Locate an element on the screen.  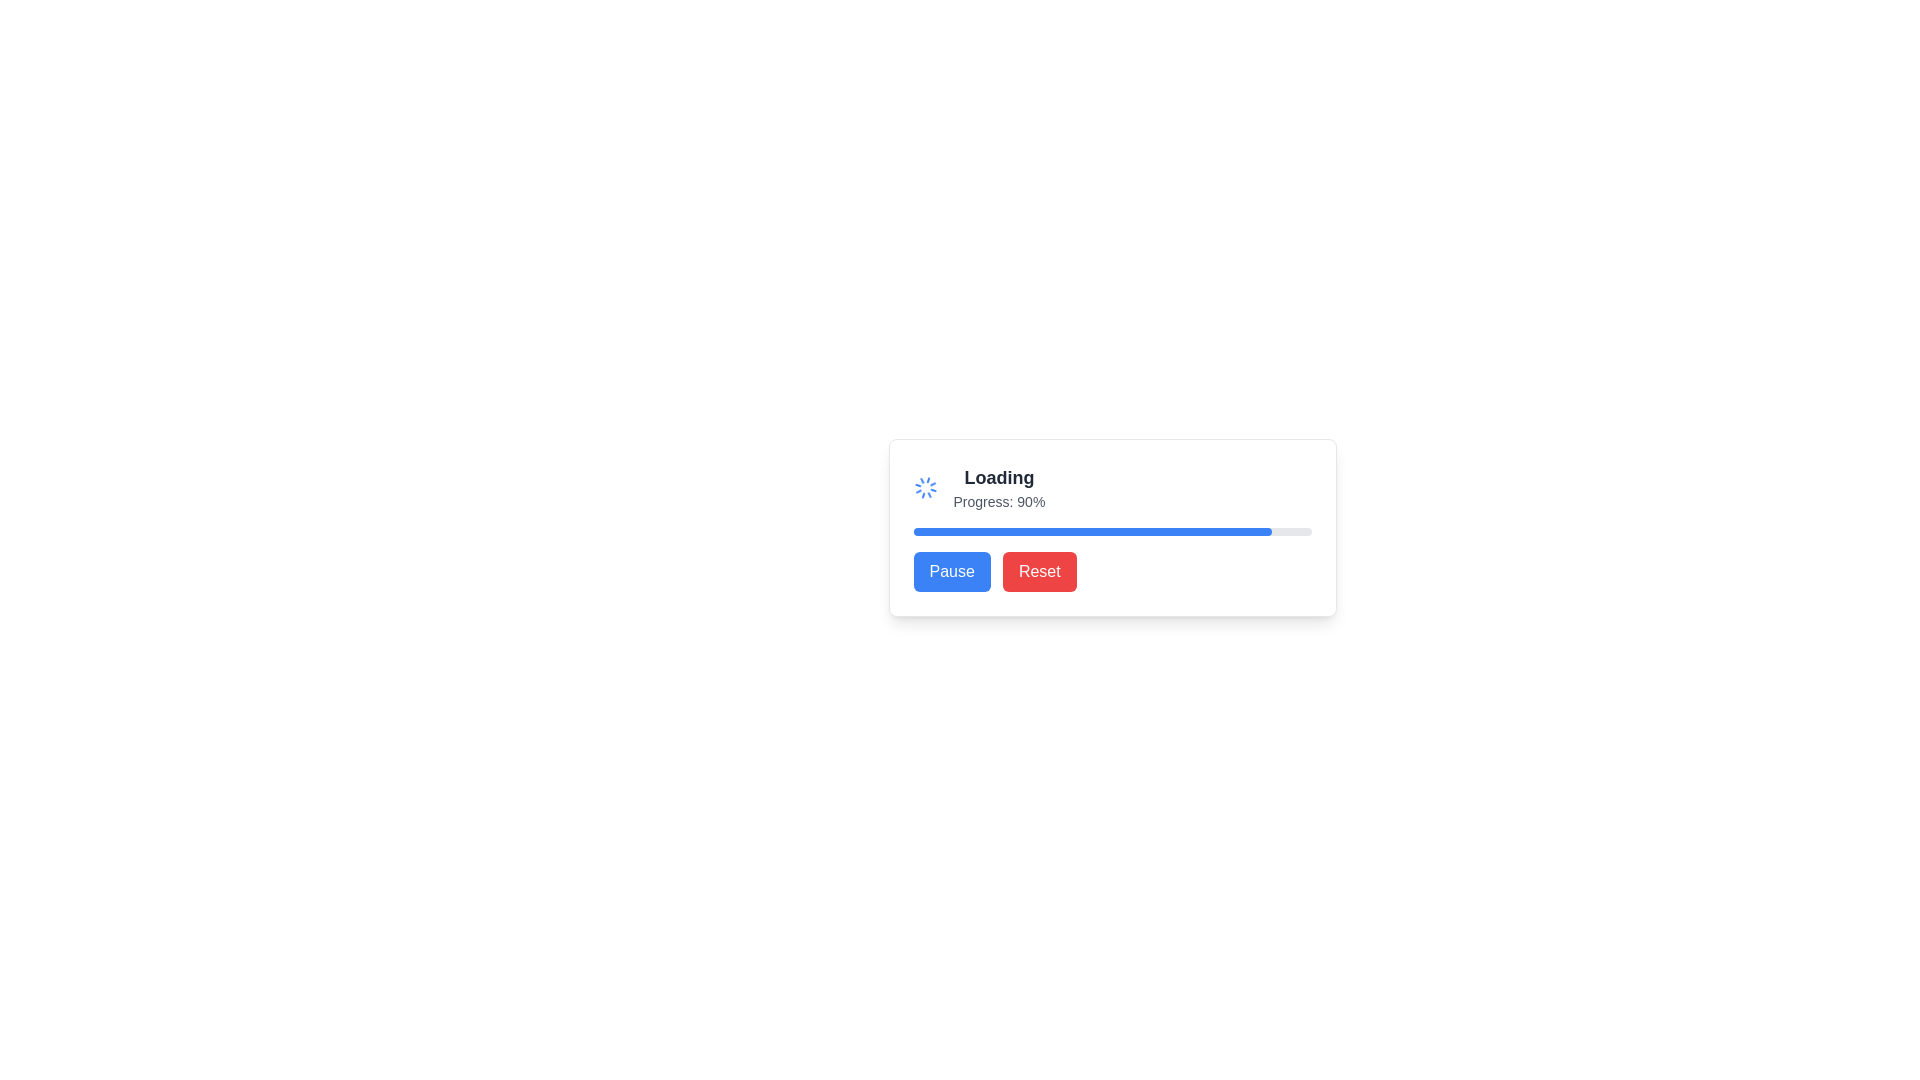
the Text block that displays the loading status, which includes a title and percentage progress, located centrally above the progress bar and buttons is located at coordinates (999, 488).